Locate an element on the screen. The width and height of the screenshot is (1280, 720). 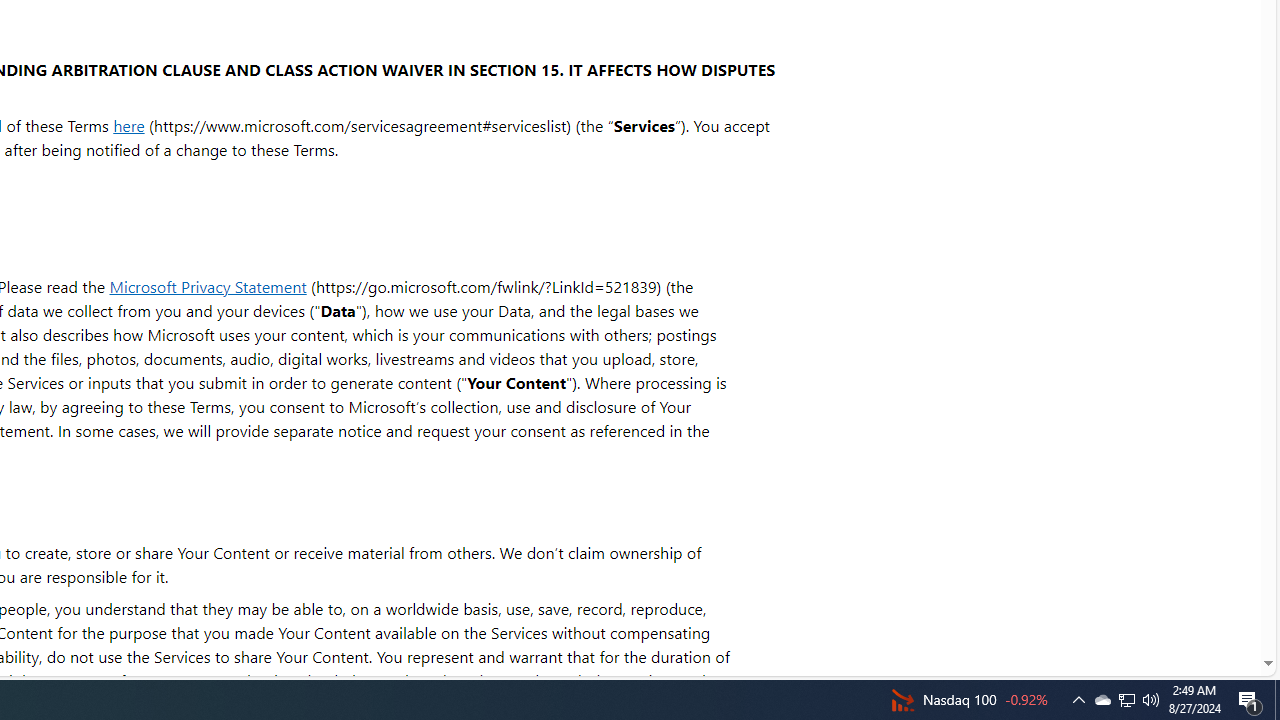
'Microsoft Privacy Statement' is located at coordinates (208, 285).